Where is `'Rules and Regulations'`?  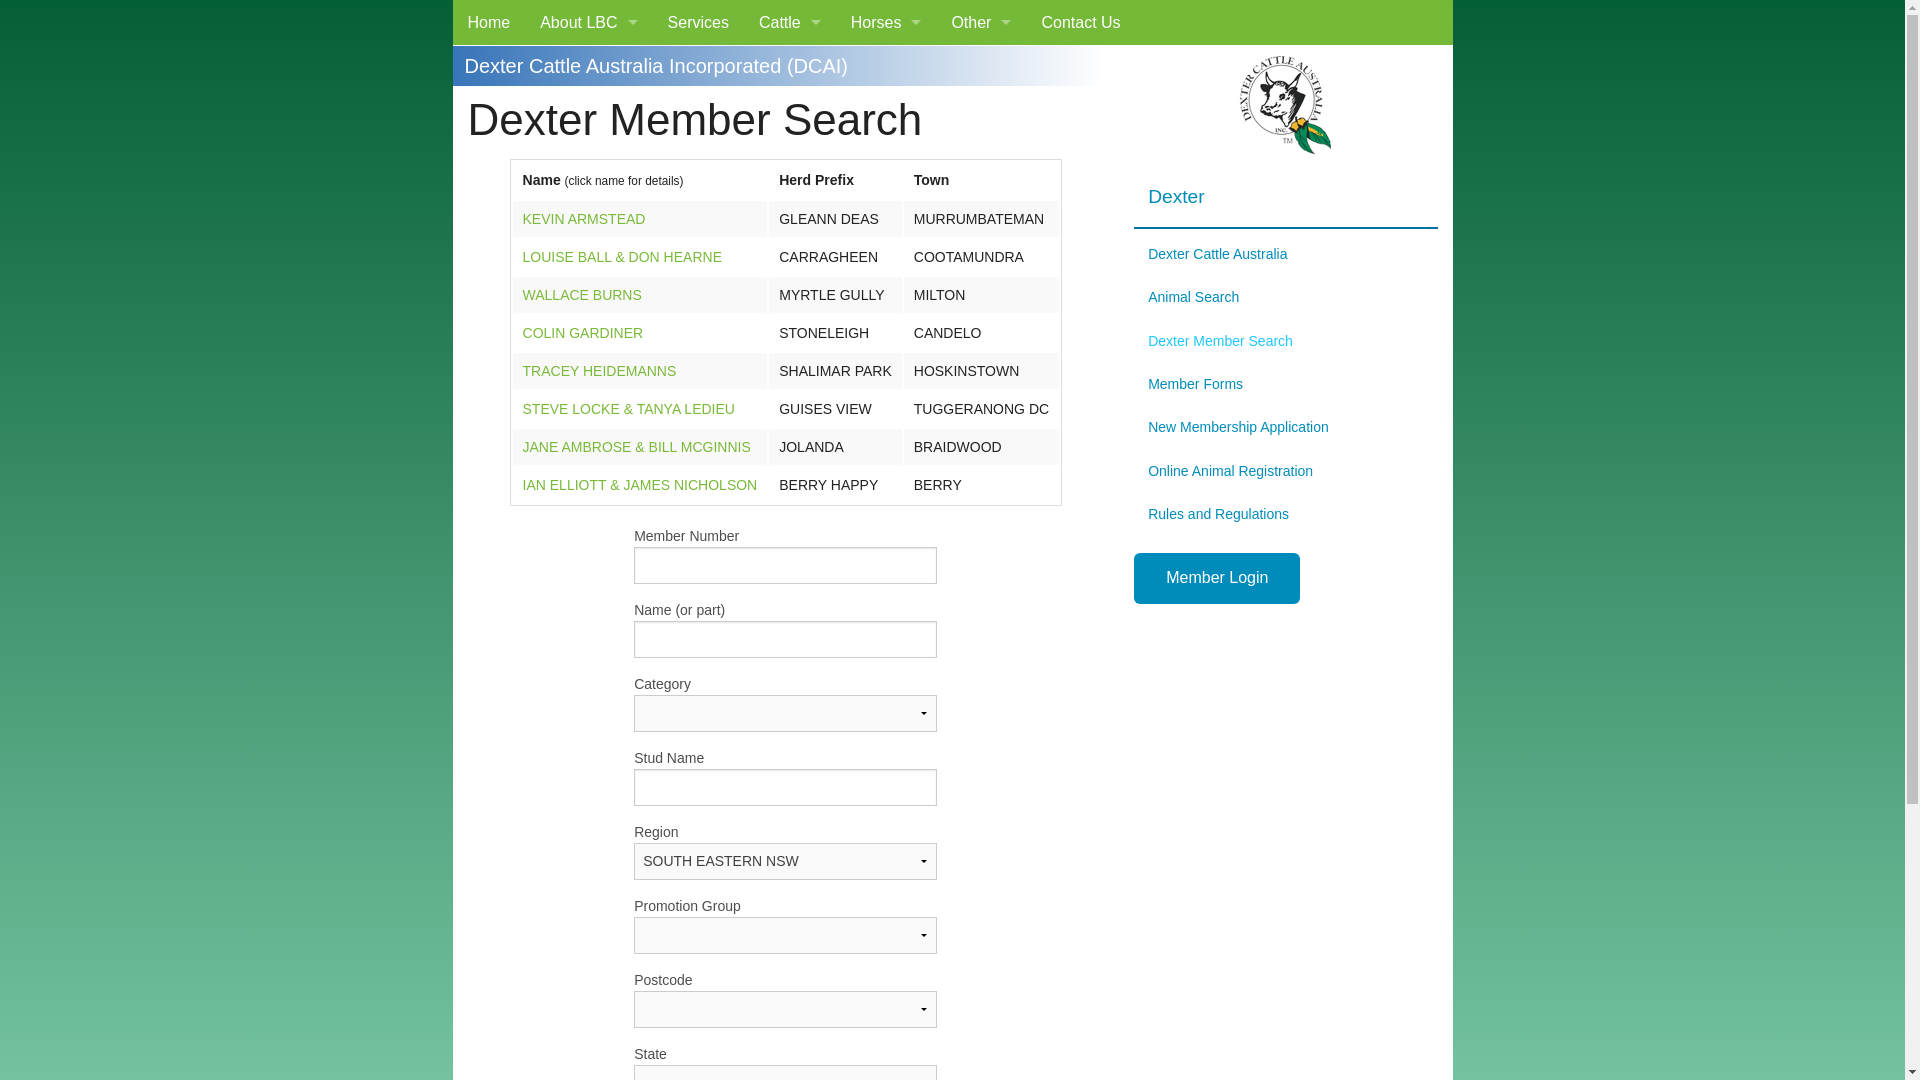 'Rules and Regulations' is located at coordinates (1285, 512).